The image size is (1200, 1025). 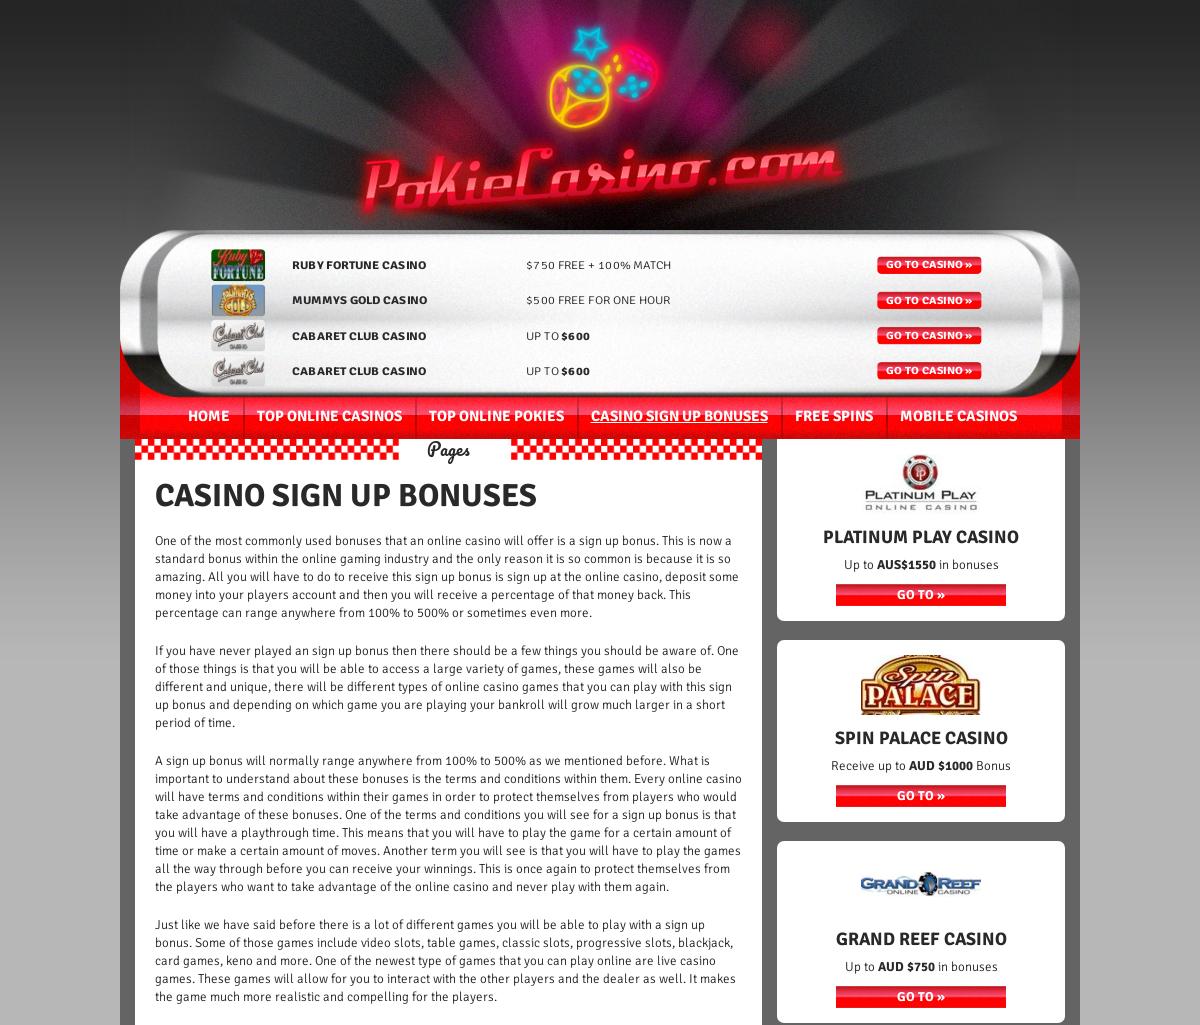 I want to click on 'AUS$1550', so click(x=875, y=564).